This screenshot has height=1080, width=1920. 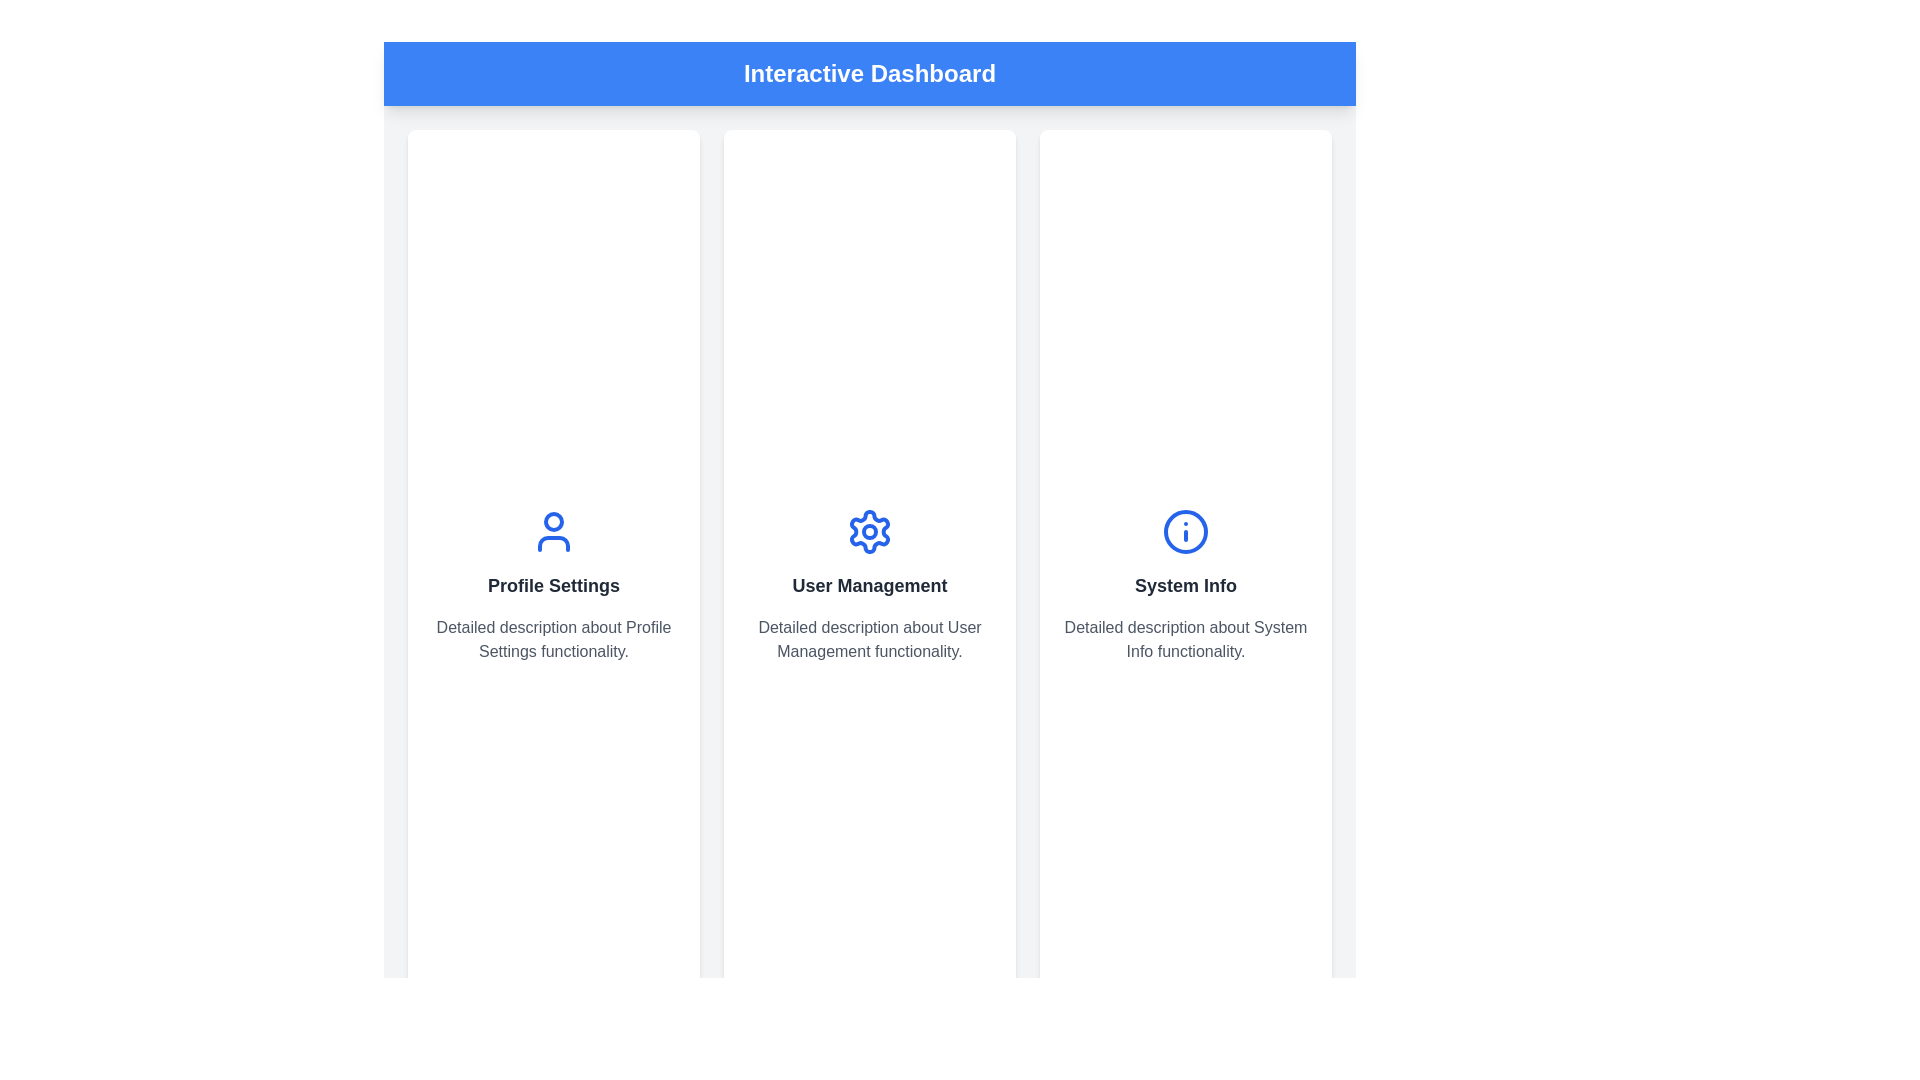 I want to click on the blue circular outline SVG element that is centered within the 'System Info' card, so click(x=1185, y=531).